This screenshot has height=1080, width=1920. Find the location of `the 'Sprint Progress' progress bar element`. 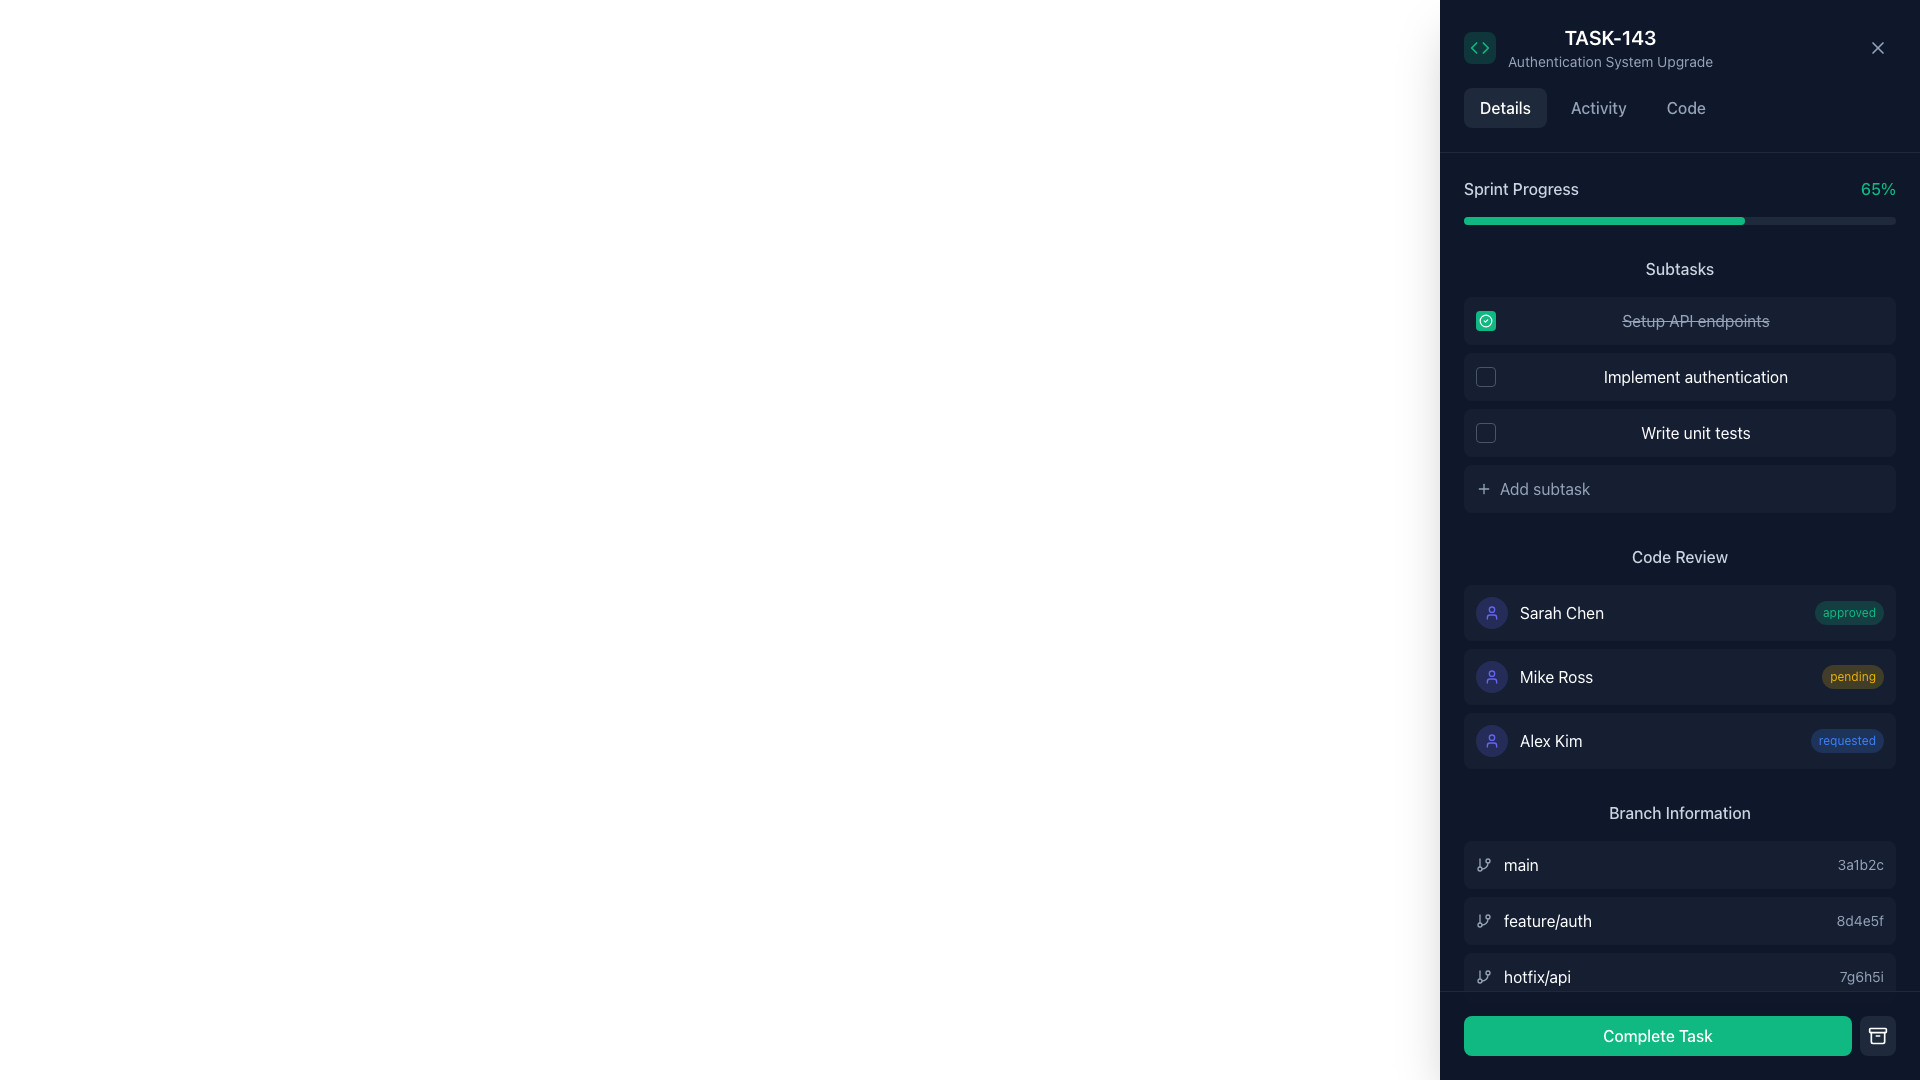

the 'Sprint Progress' progress bar element is located at coordinates (1680, 200).